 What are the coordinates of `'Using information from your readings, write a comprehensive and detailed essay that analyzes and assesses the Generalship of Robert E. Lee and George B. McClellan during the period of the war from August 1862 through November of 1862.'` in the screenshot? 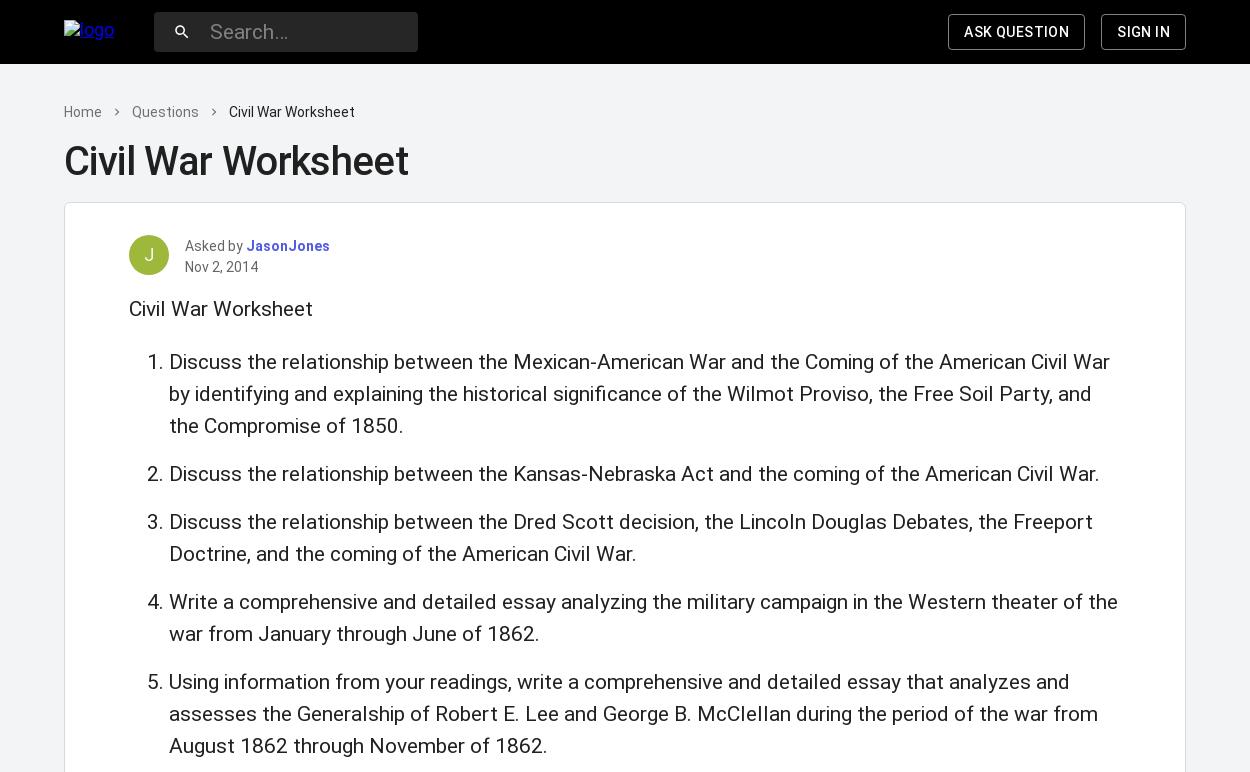 It's located at (633, 714).